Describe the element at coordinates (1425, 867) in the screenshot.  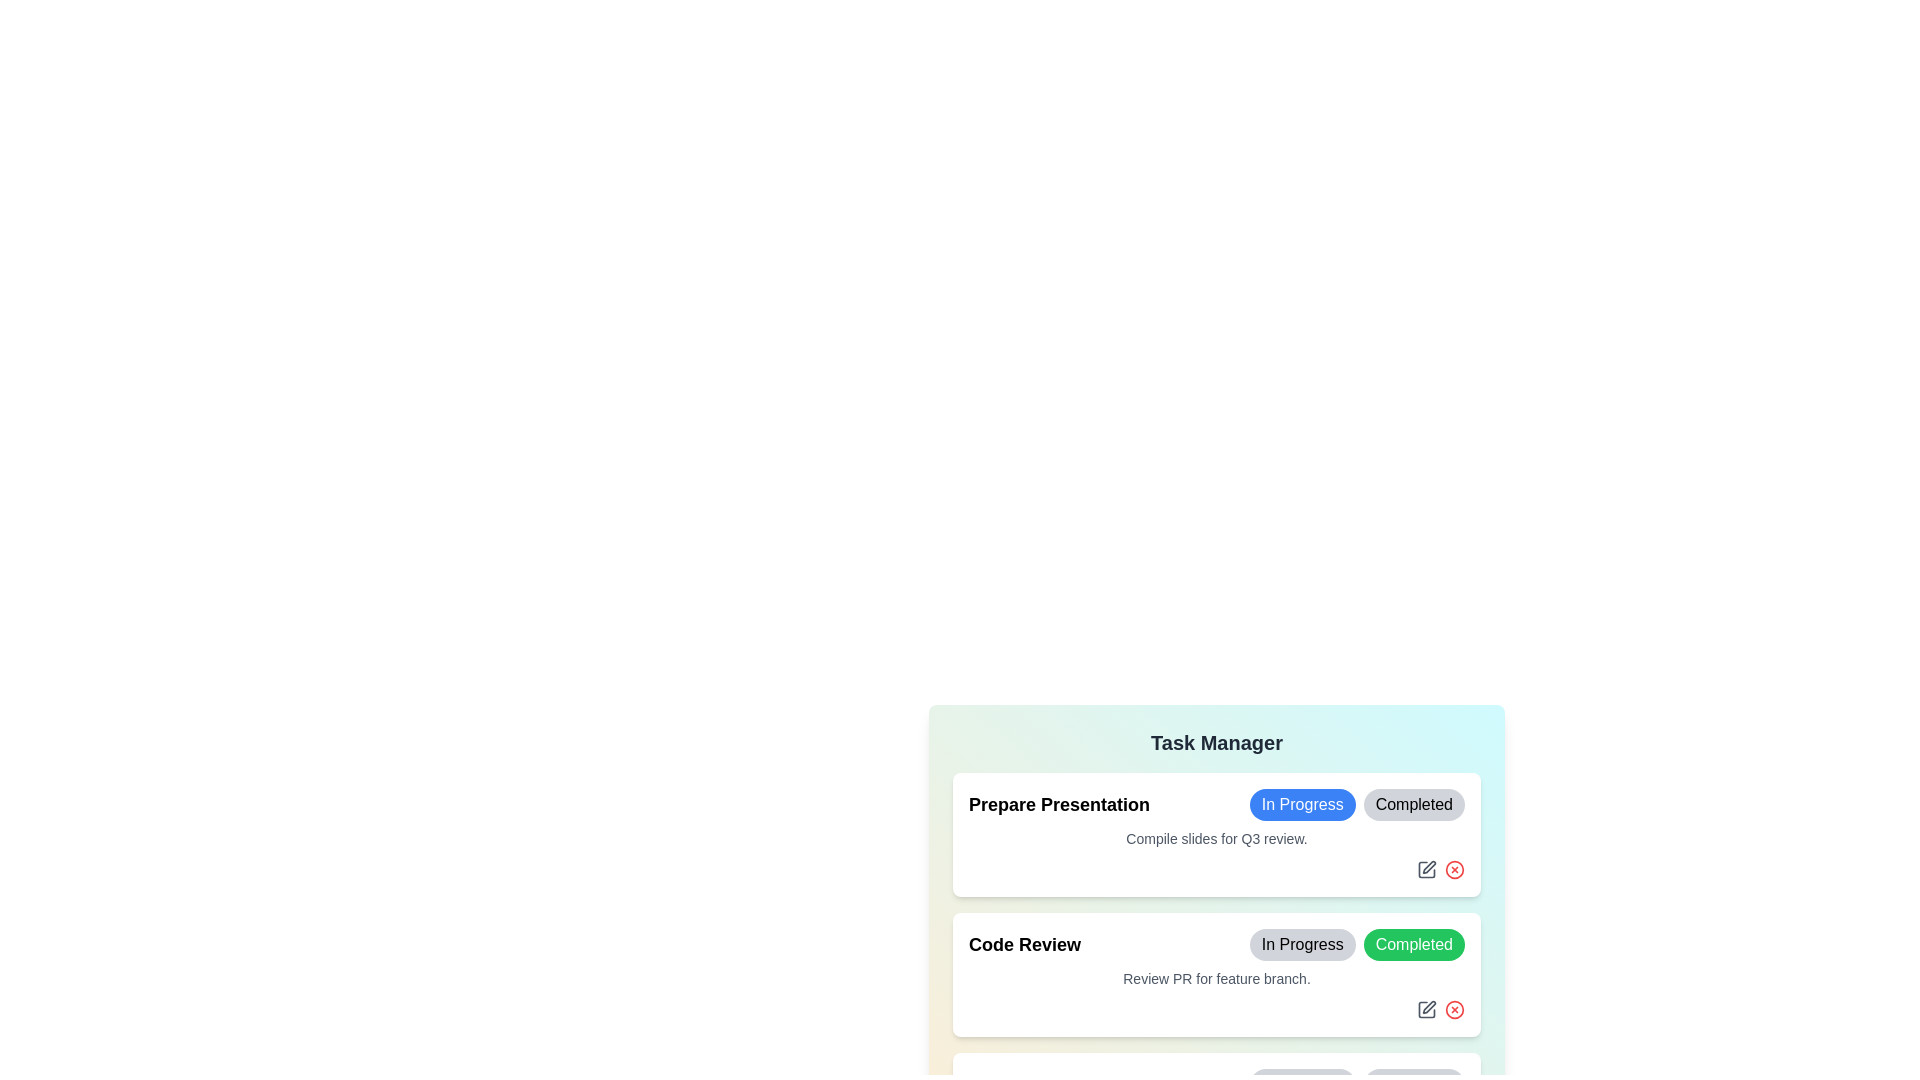
I see `the edit icon for the task titled 'Prepare Presentation'` at that location.